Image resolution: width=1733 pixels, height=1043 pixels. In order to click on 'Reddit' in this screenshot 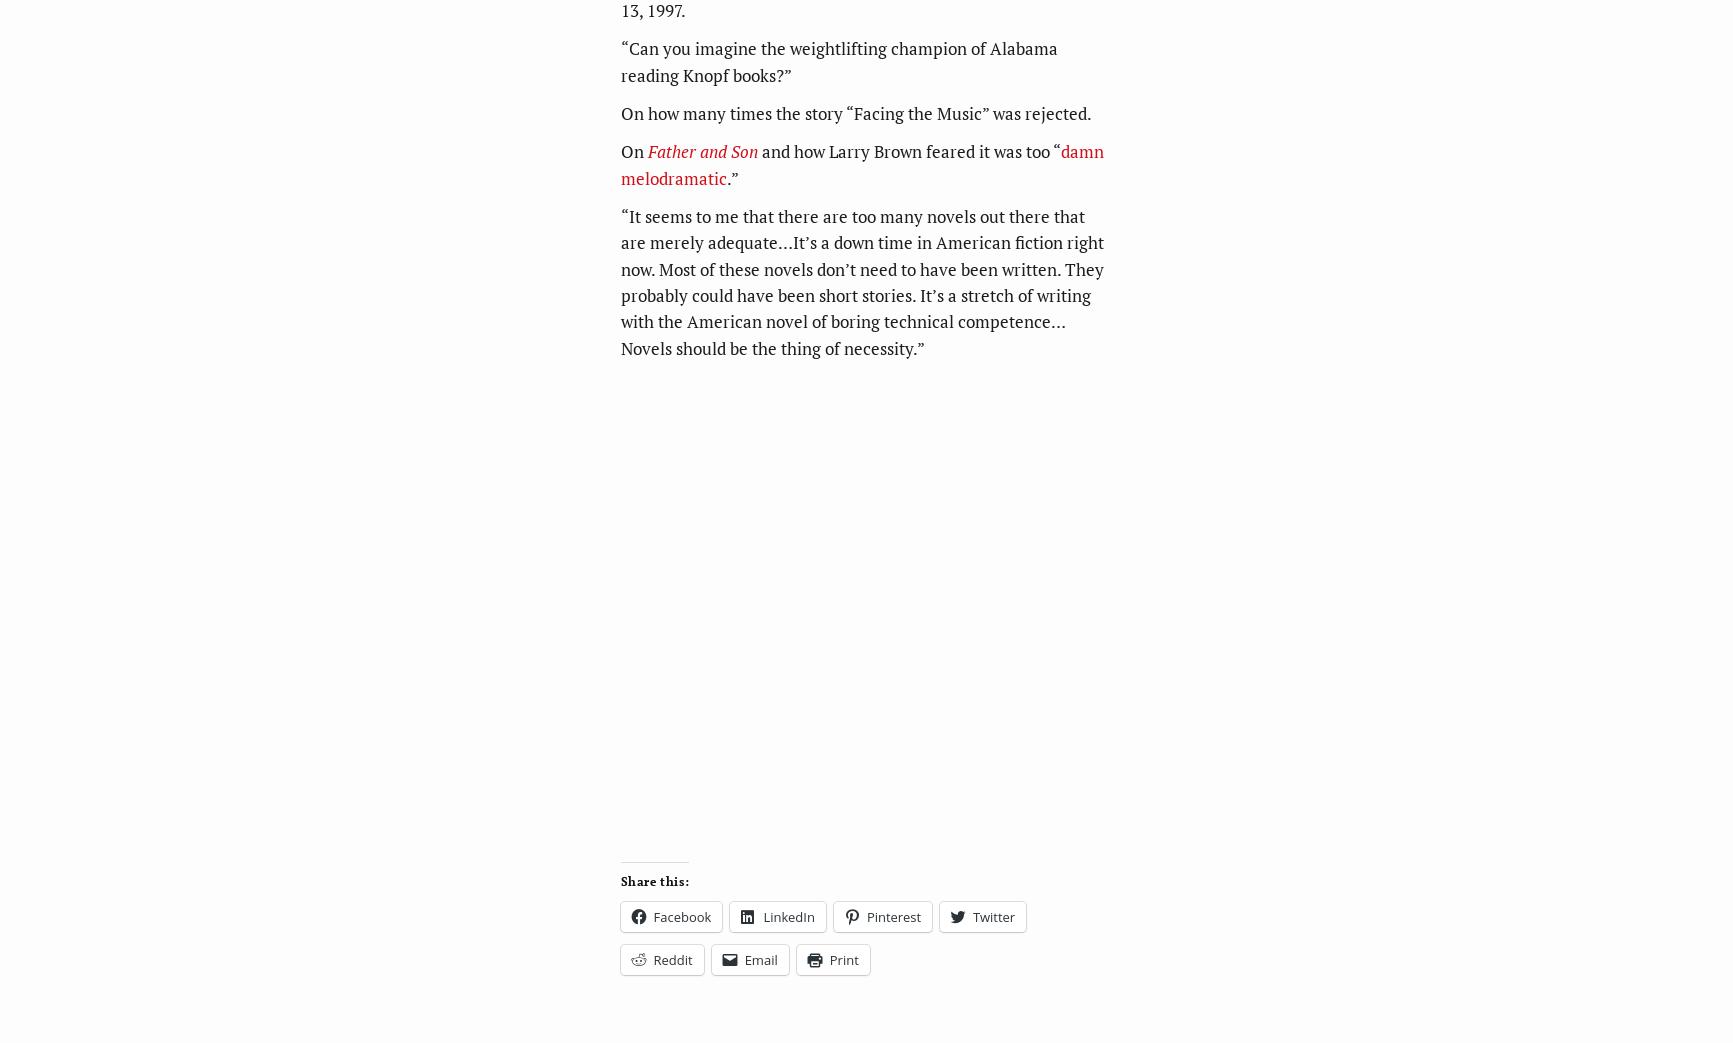, I will do `click(672, 958)`.